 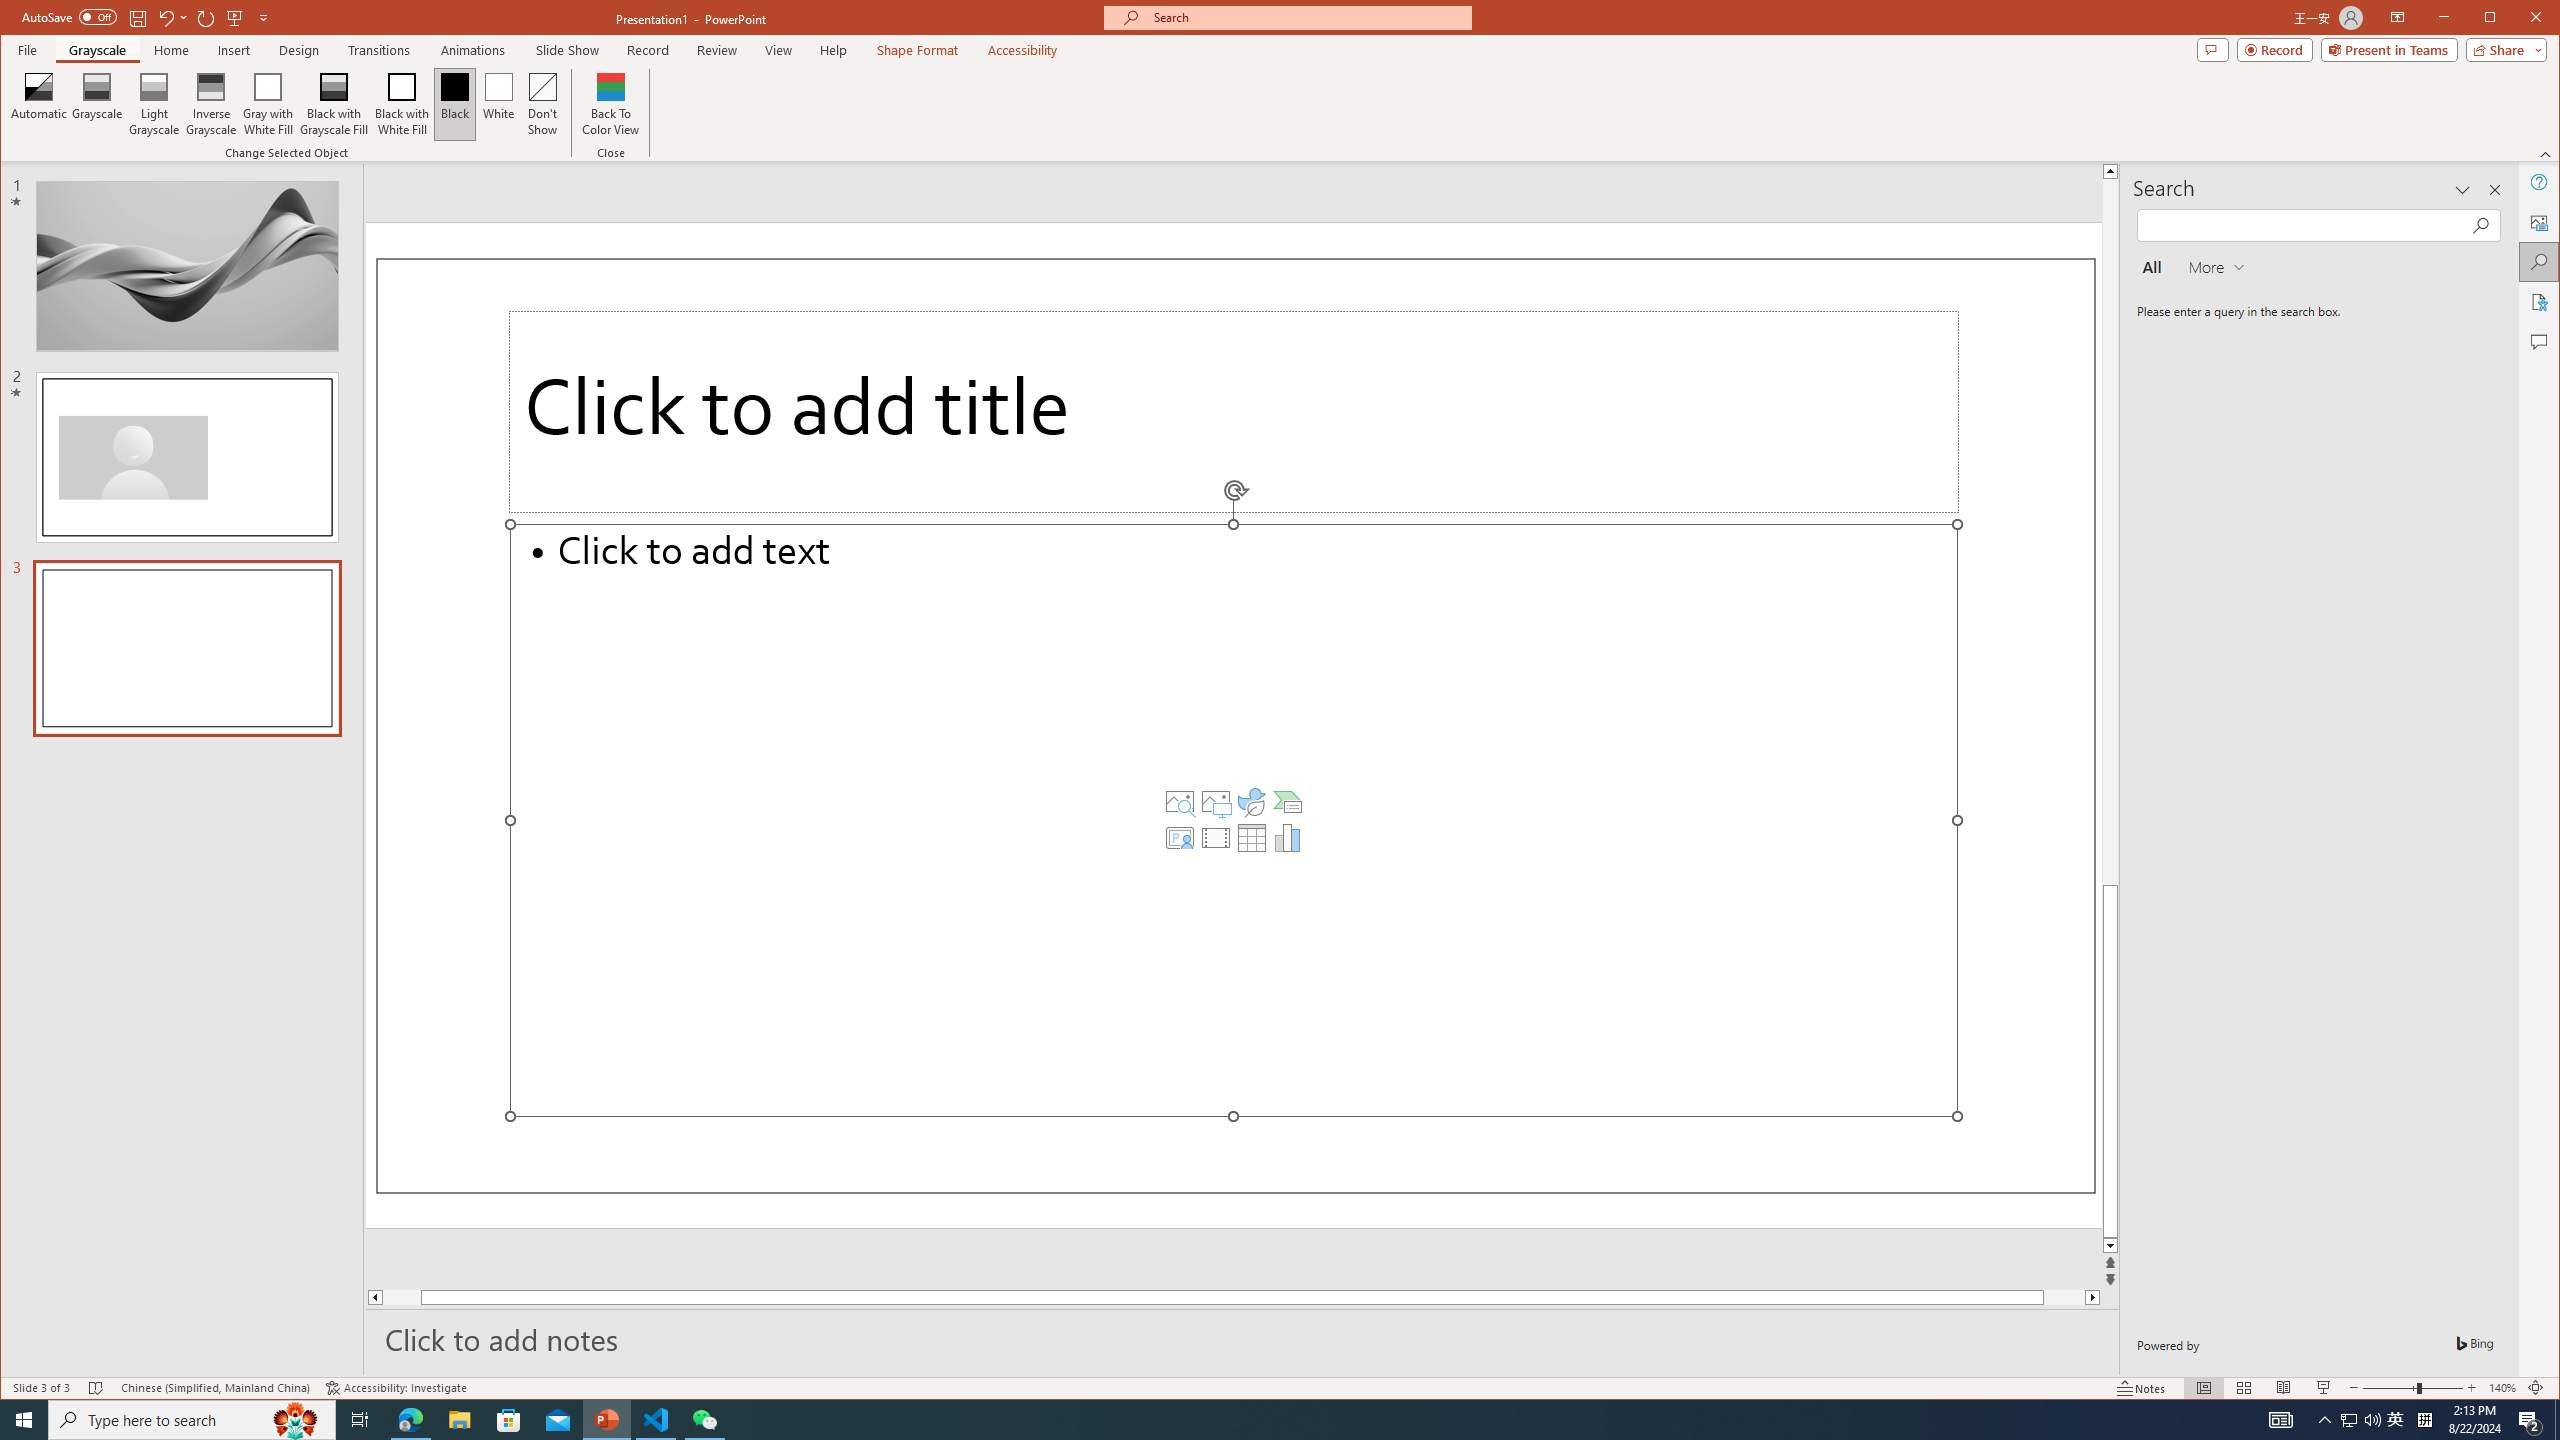 What do you see at coordinates (97, 49) in the screenshot?
I see `'Grayscale'` at bounding box center [97, 49].